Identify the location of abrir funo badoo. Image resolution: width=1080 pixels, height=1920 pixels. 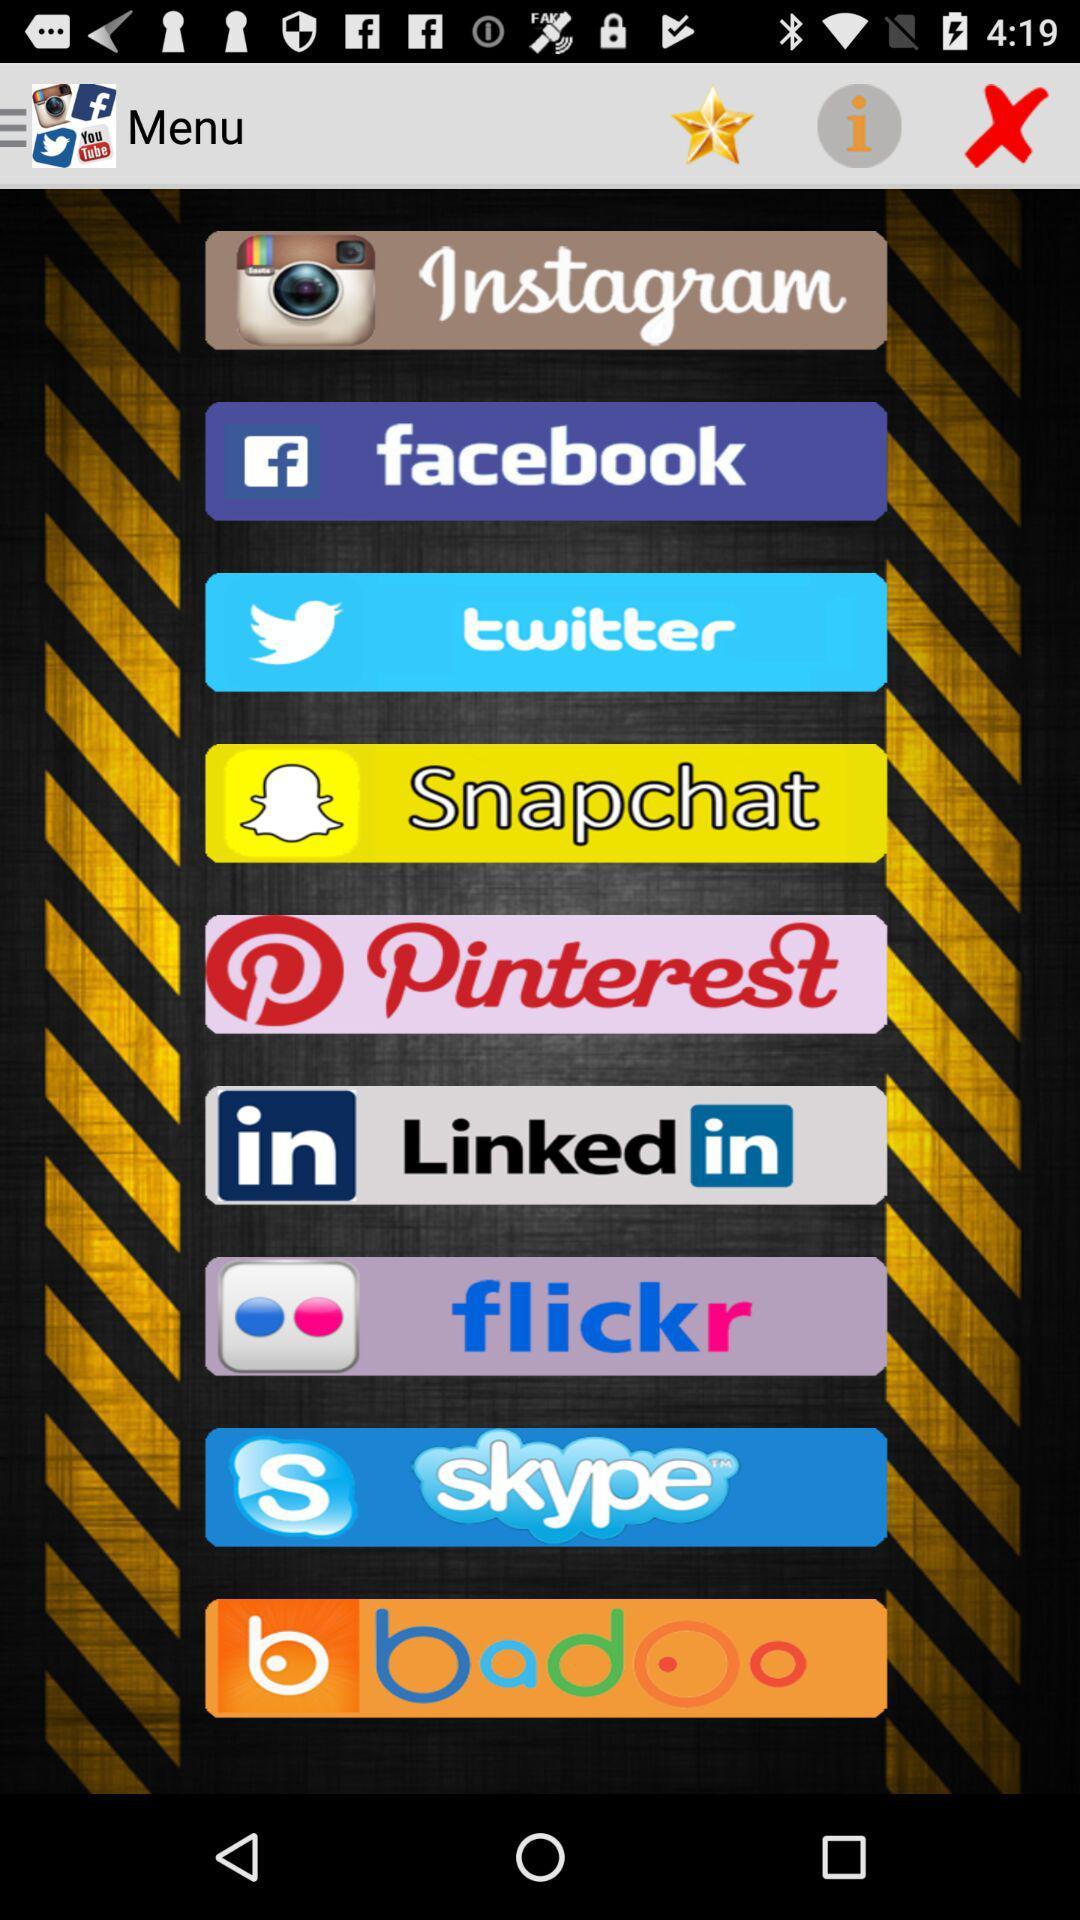
(540, 1664).